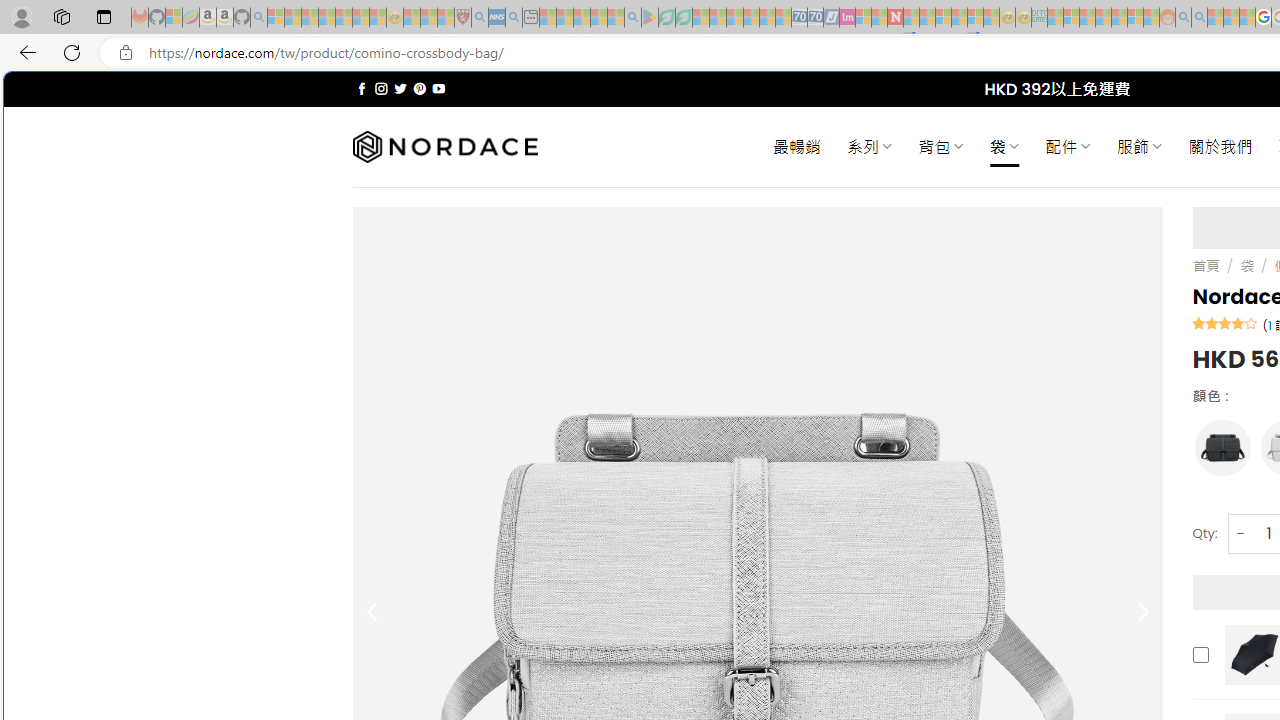  I want to click on '-', so click(1239, 532).